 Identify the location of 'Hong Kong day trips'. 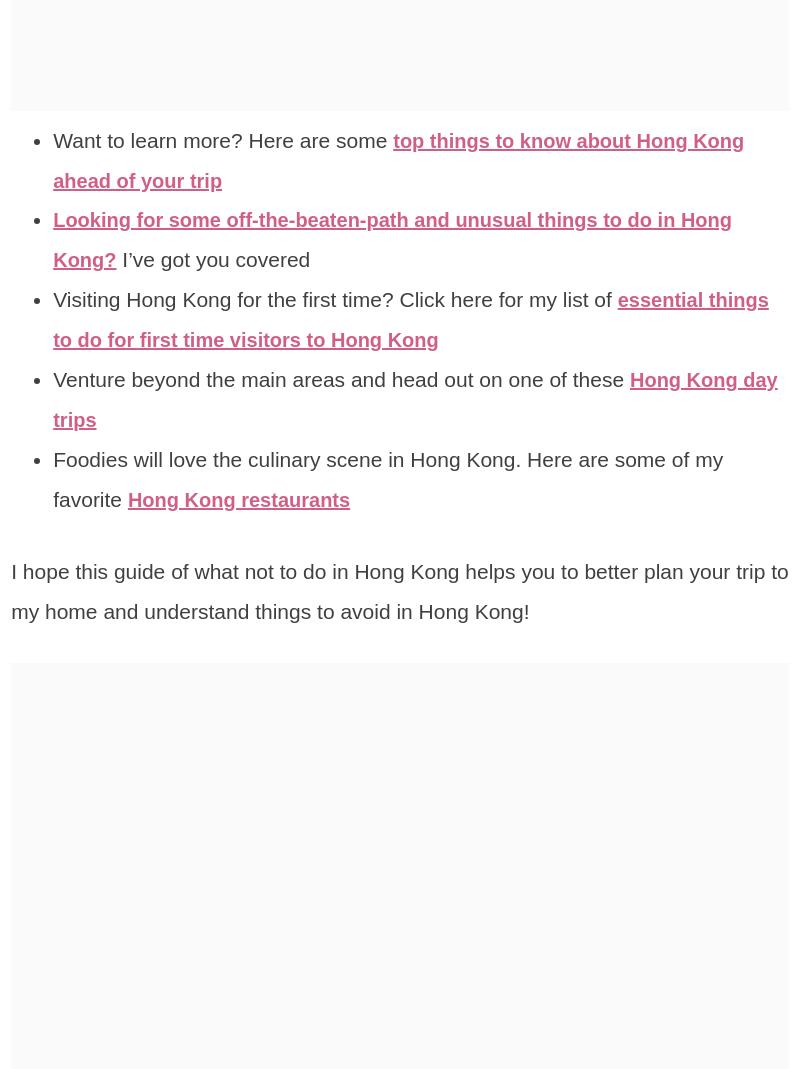
(418, 398).